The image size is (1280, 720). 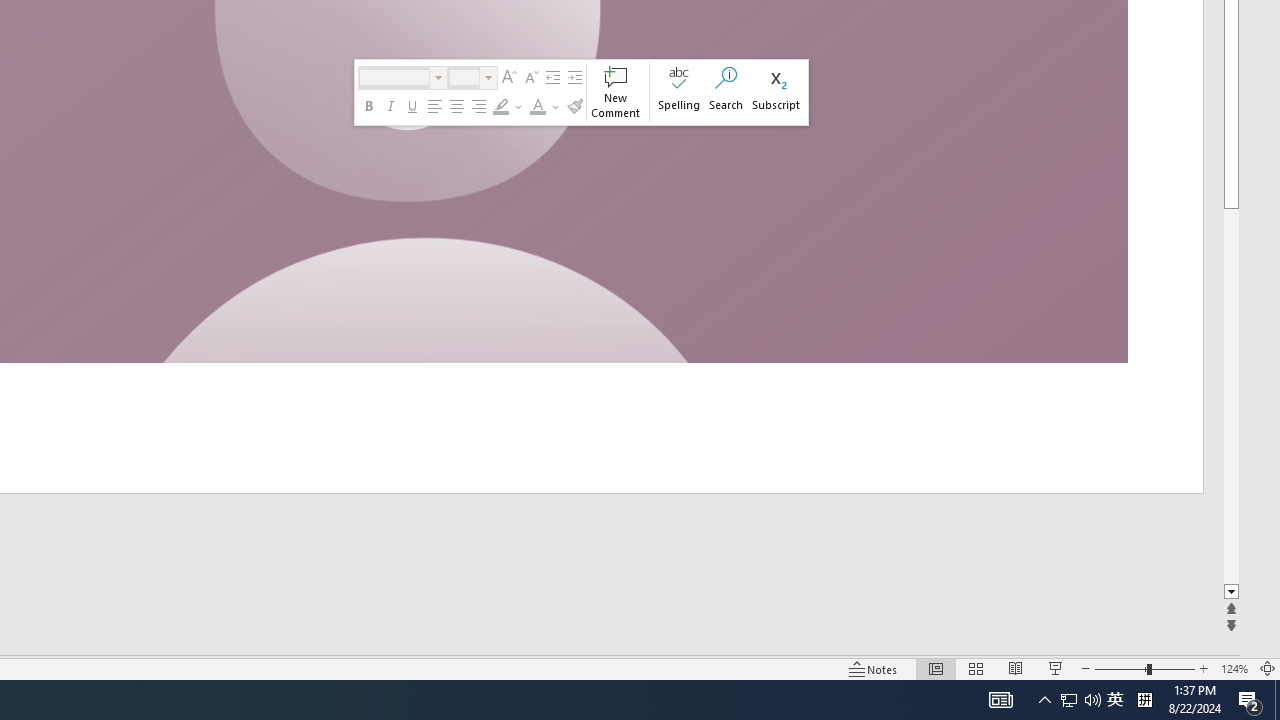 I want to click on 'Spelling...', so click(x=679, y=92).